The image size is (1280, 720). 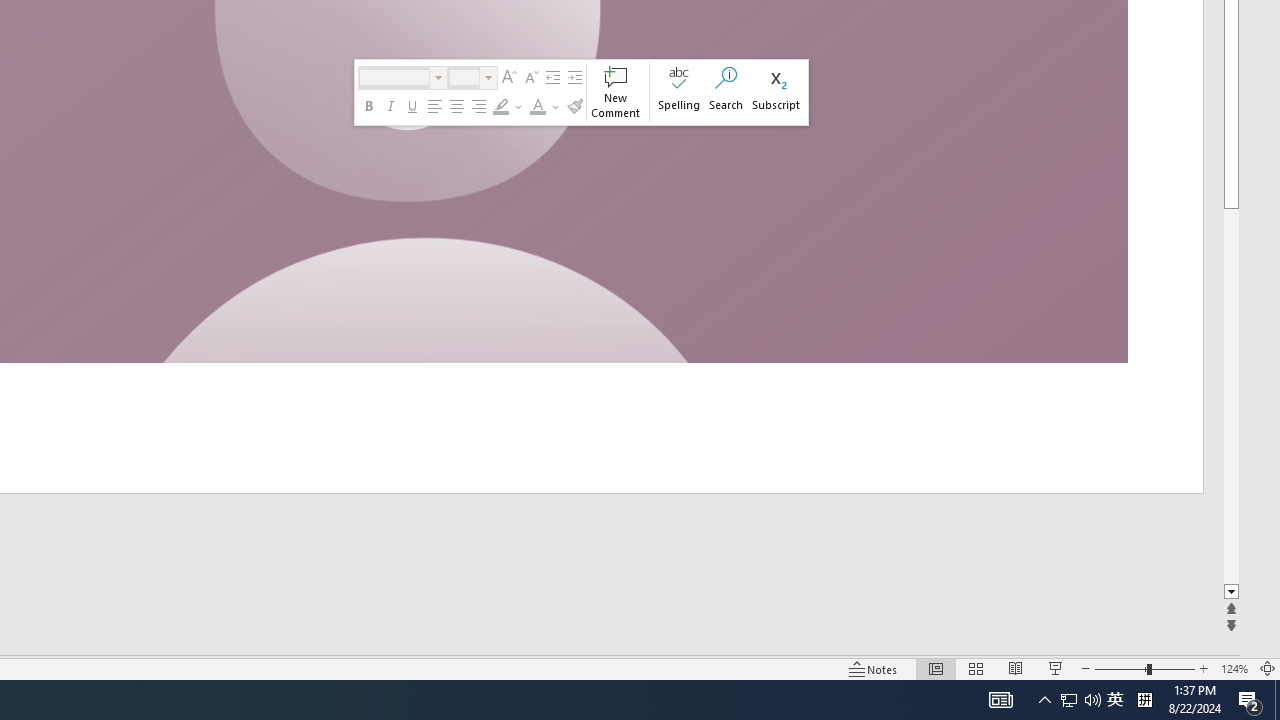 I want to click on 'Spelling...', so click(x=679, y=92).